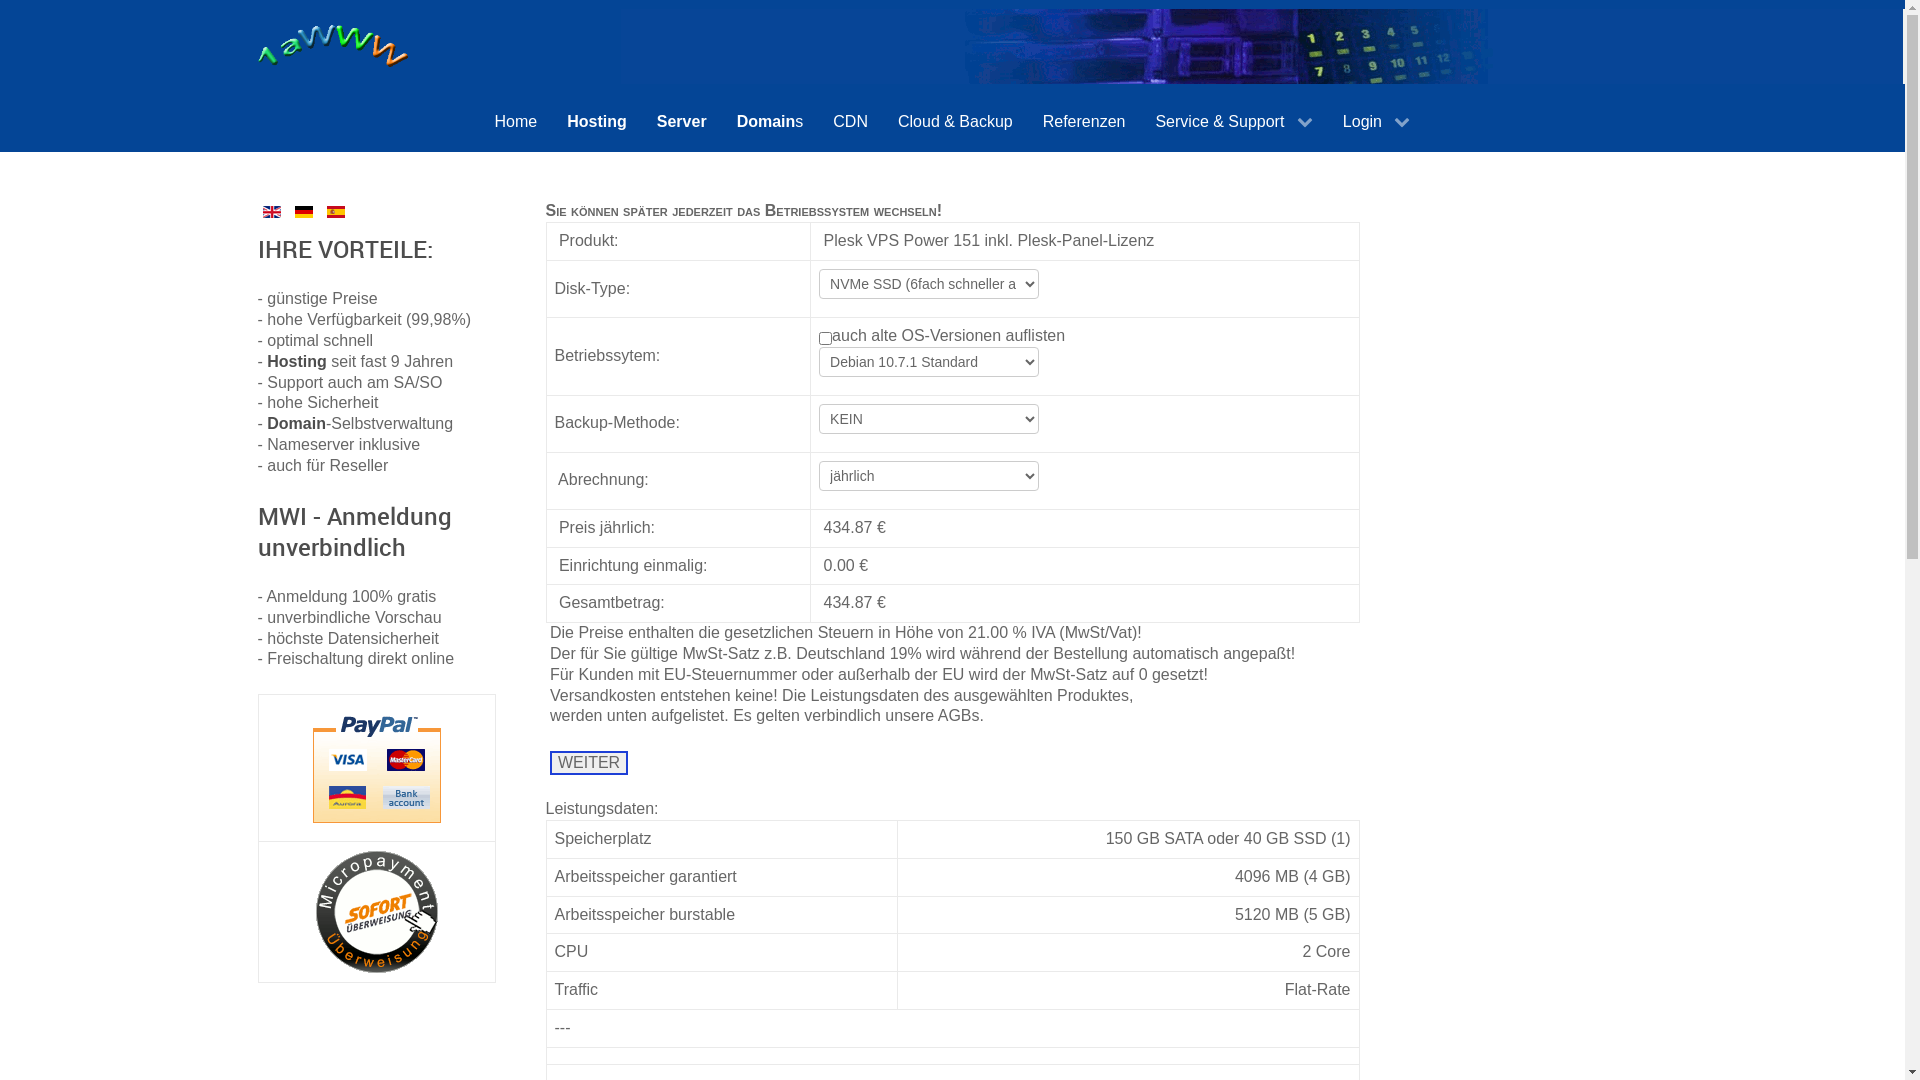 This screenshot has width=1920, height=1080. What do you see at coordinates (480, 121) in the screenshot?
I see `'Home'` at bounding box center [480, 121].